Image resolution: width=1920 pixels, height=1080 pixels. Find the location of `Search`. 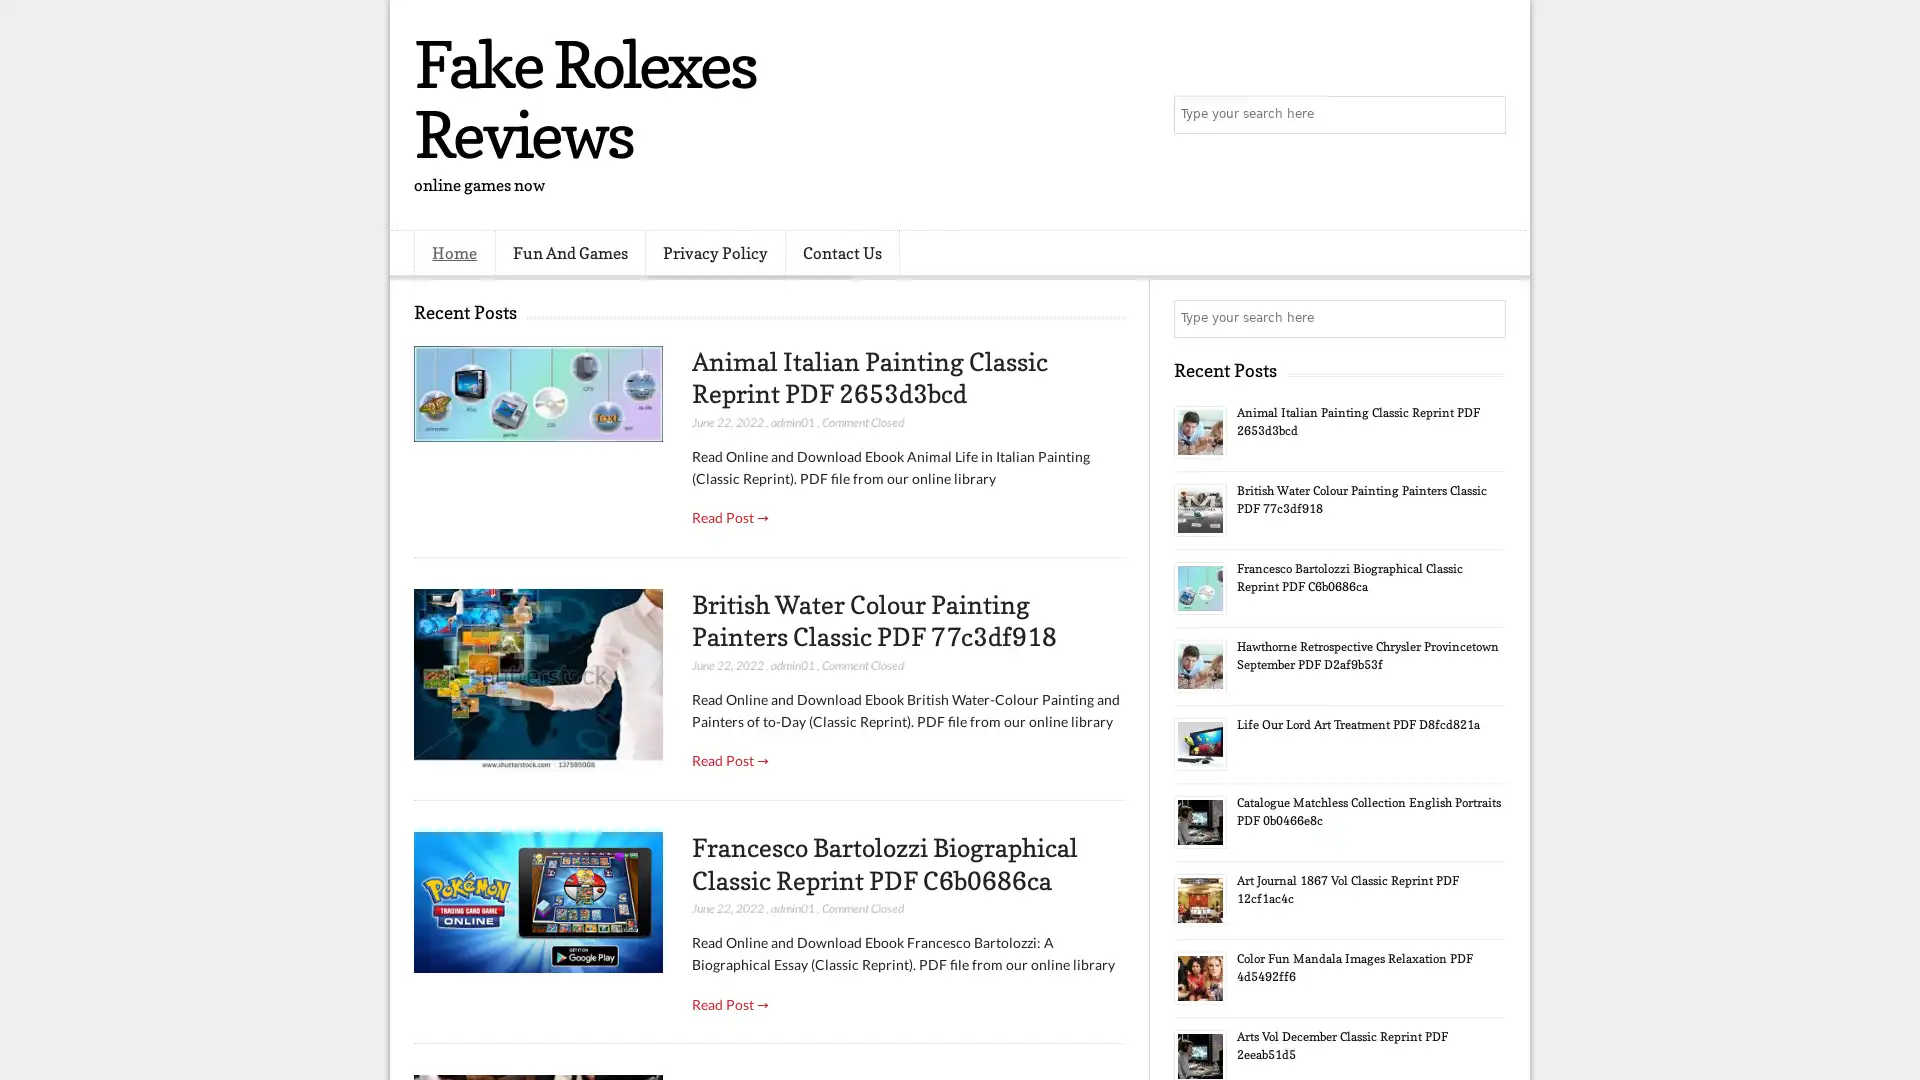

Search is located at coordinates (1485, 318).